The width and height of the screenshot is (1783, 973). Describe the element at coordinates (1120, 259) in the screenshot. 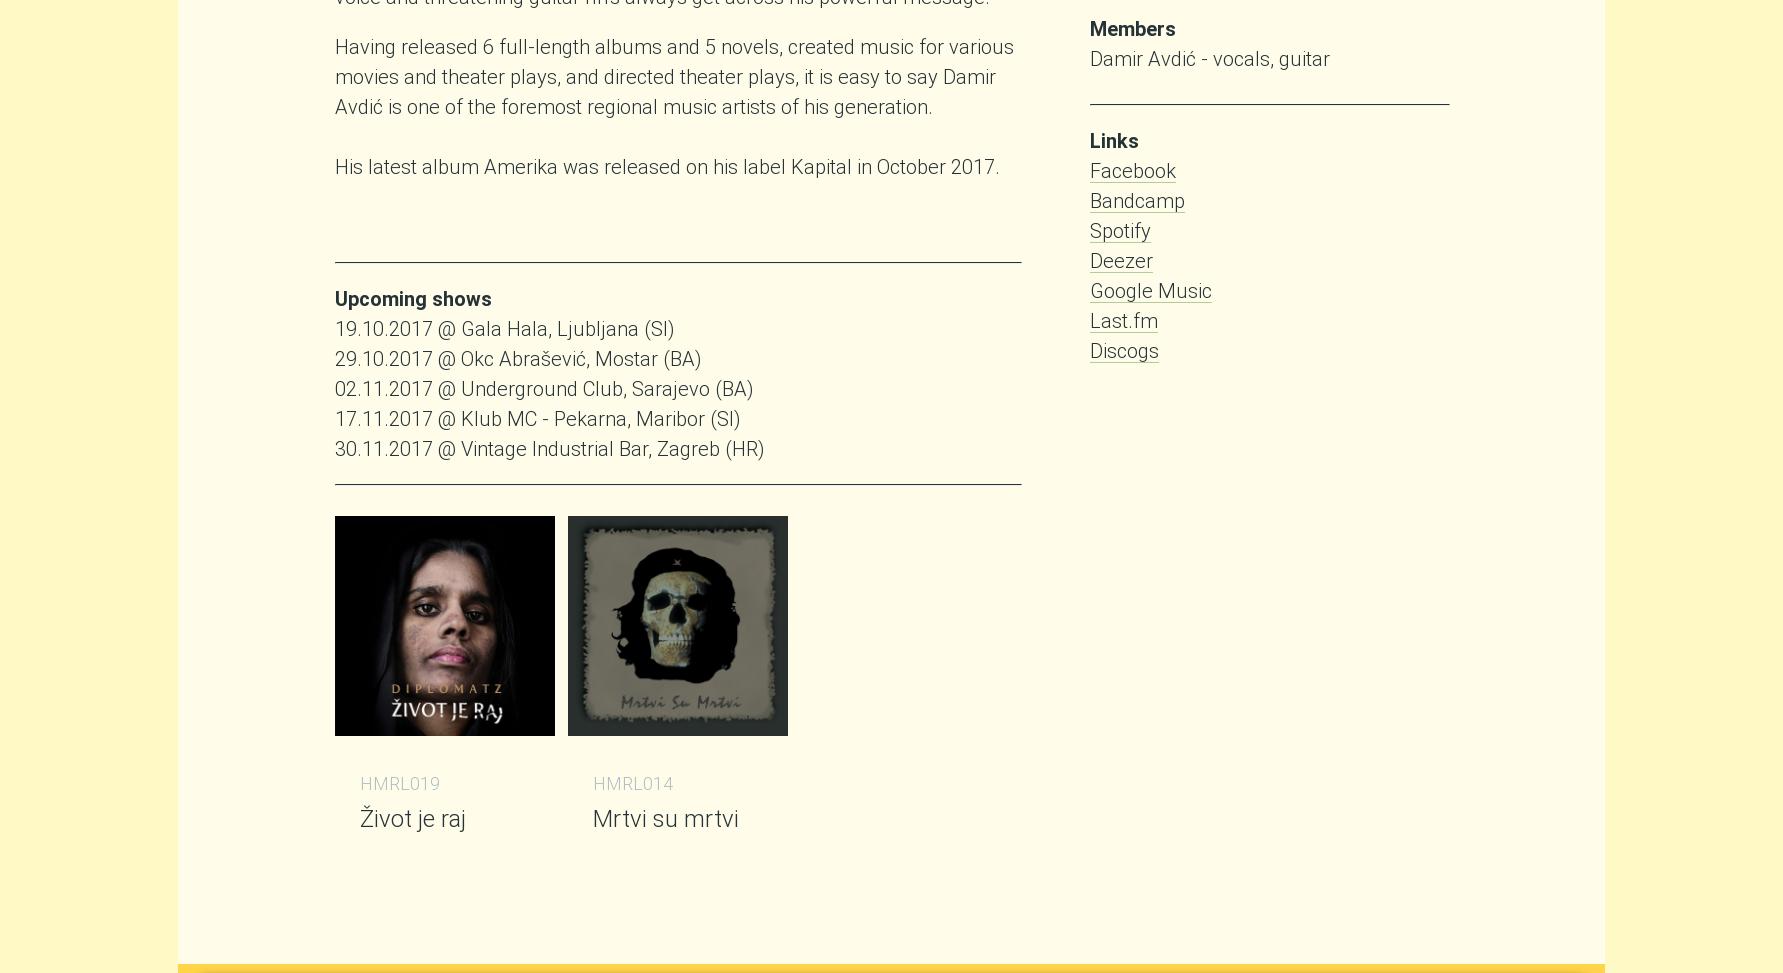

I see `'Deezer'` at that location.